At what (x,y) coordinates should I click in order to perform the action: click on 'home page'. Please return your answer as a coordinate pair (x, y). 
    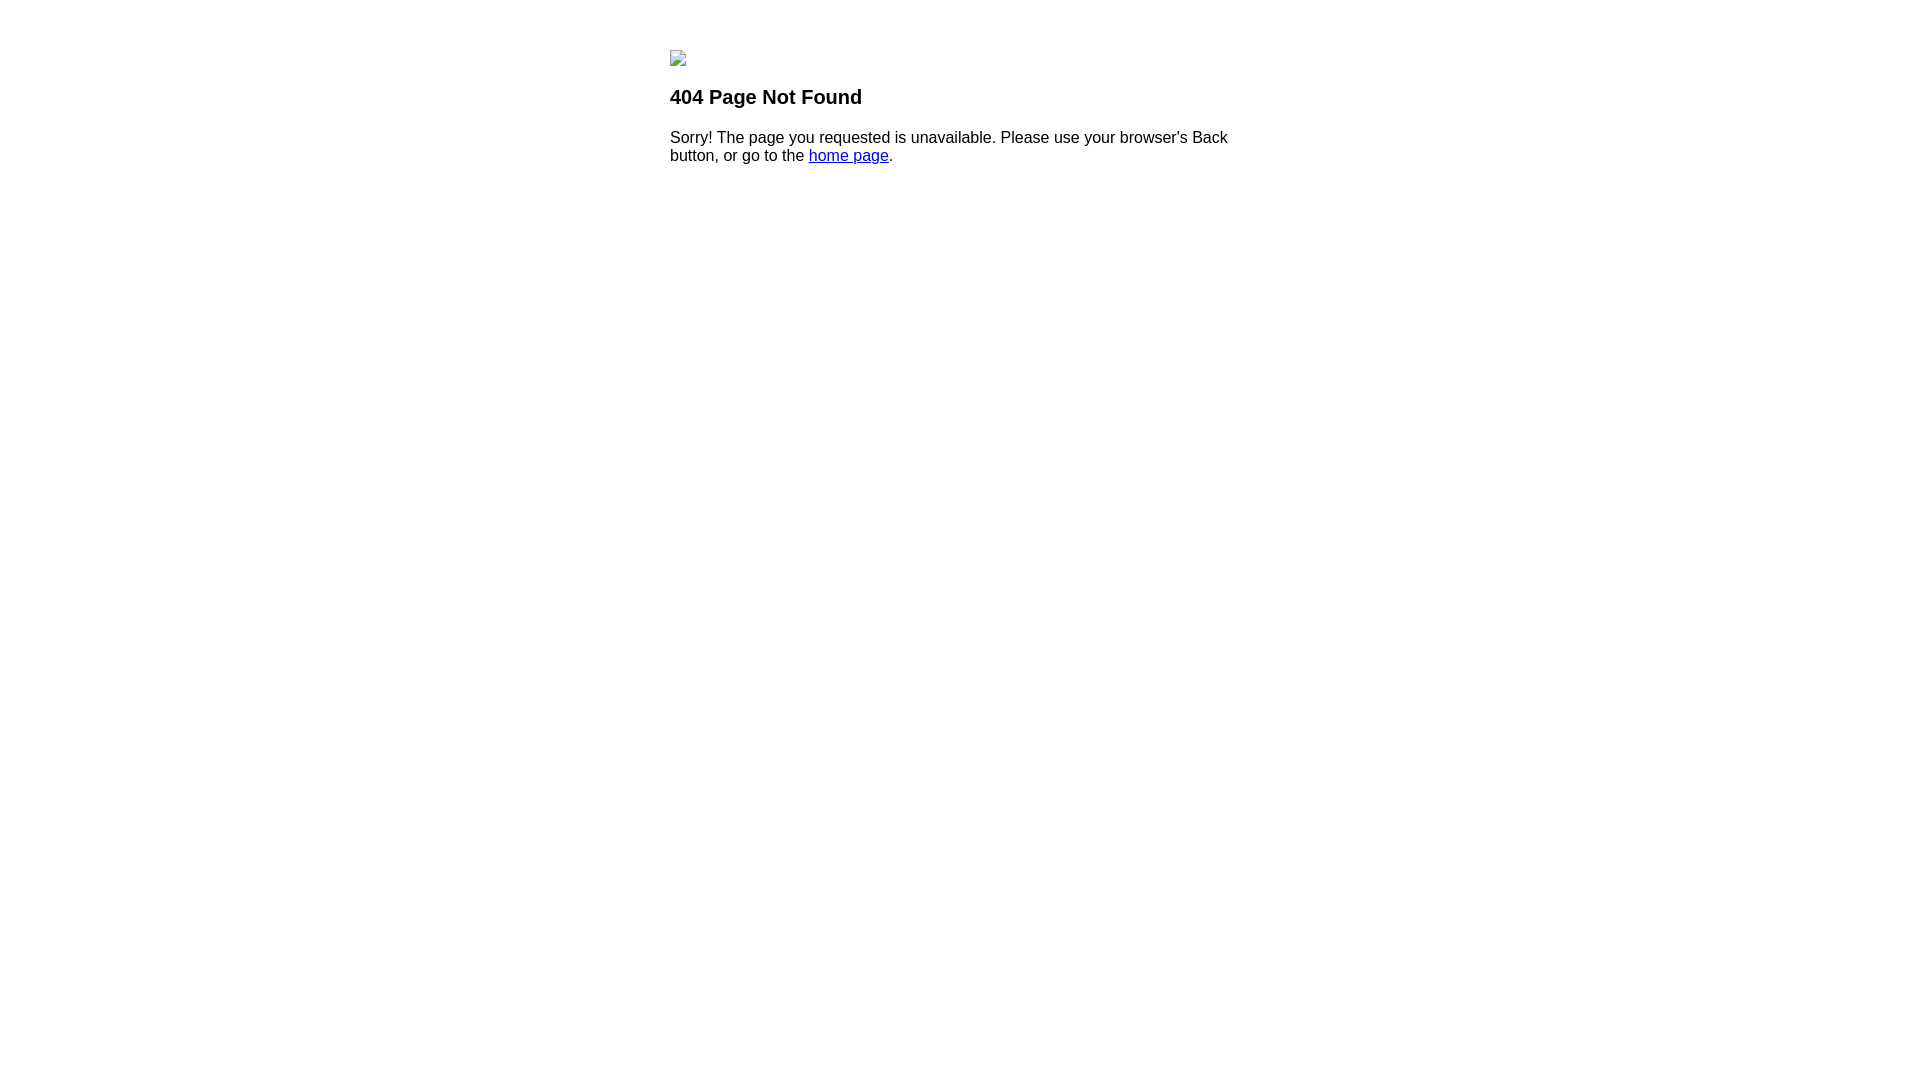
    Looking at the image, I should click on (849, 154).